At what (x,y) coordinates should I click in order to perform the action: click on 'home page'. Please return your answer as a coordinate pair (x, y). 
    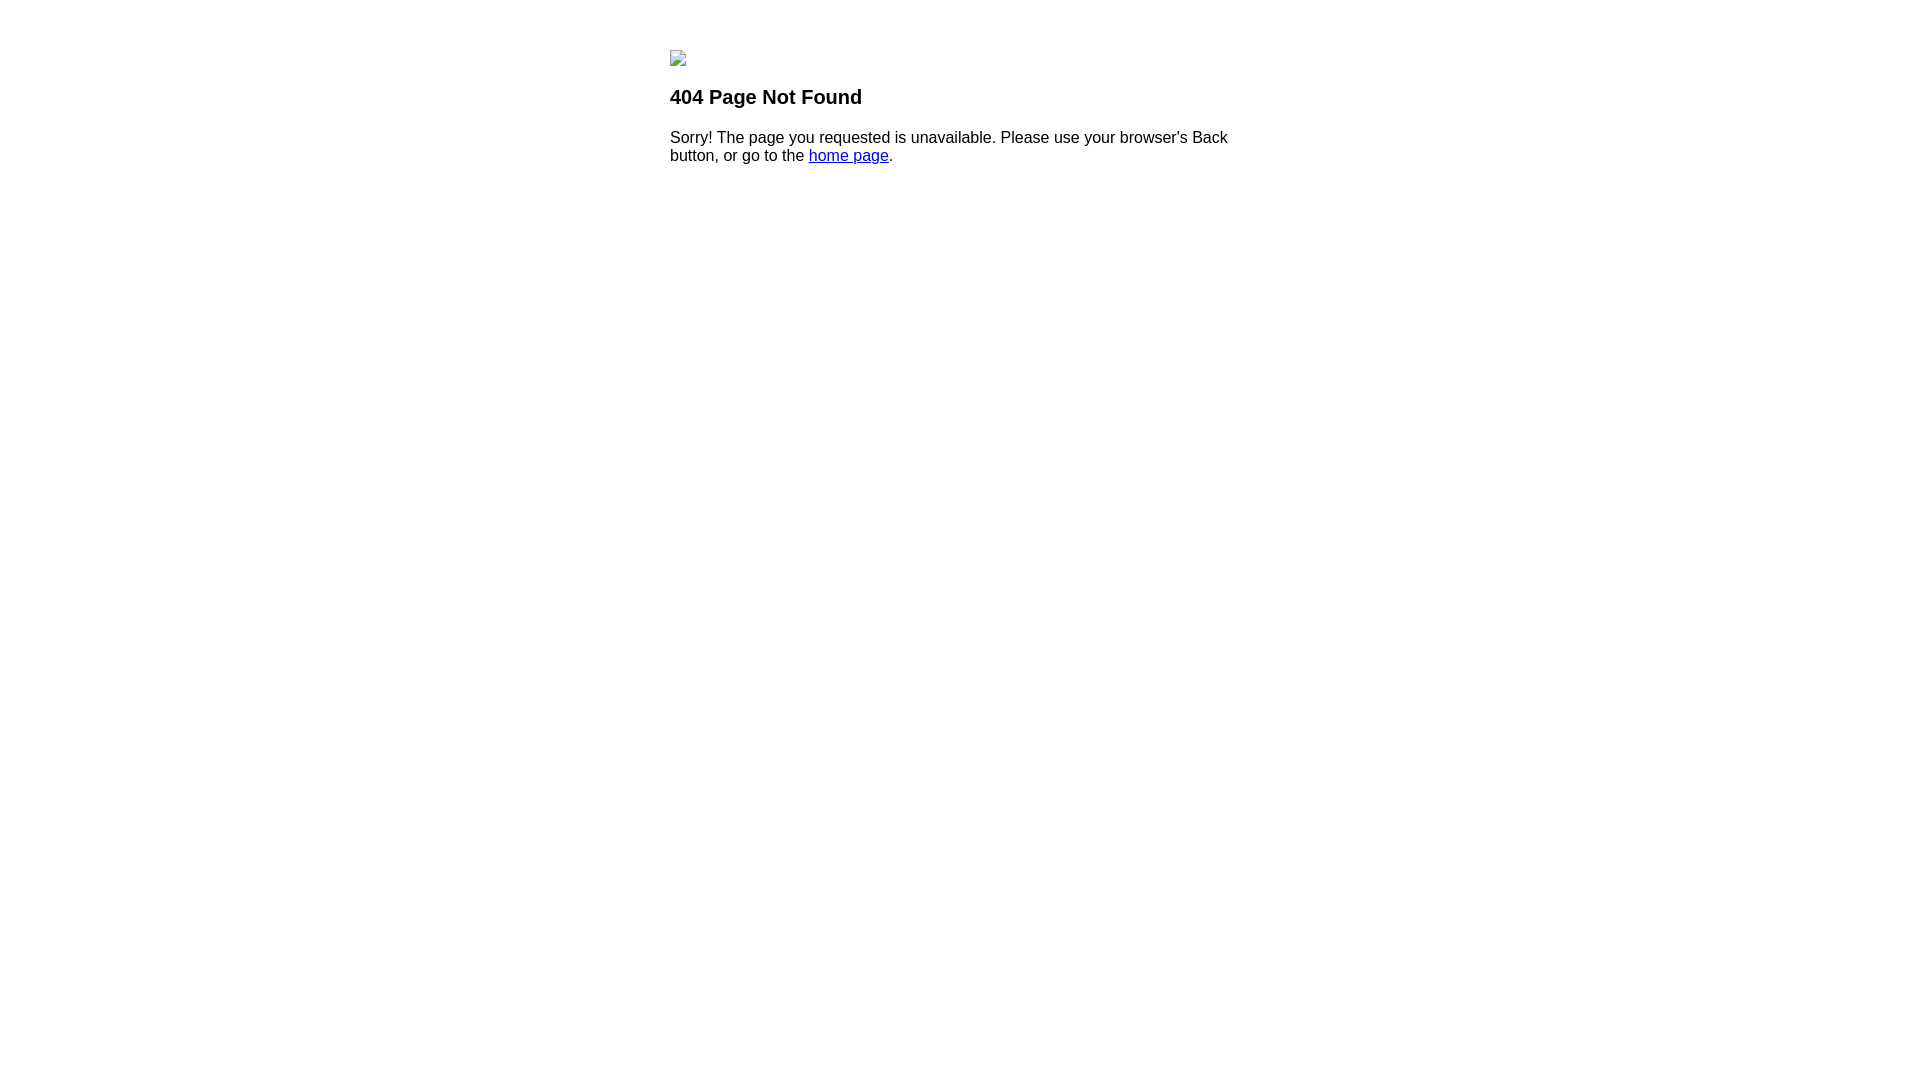
    Looking at the image, I should click on (849, 154).